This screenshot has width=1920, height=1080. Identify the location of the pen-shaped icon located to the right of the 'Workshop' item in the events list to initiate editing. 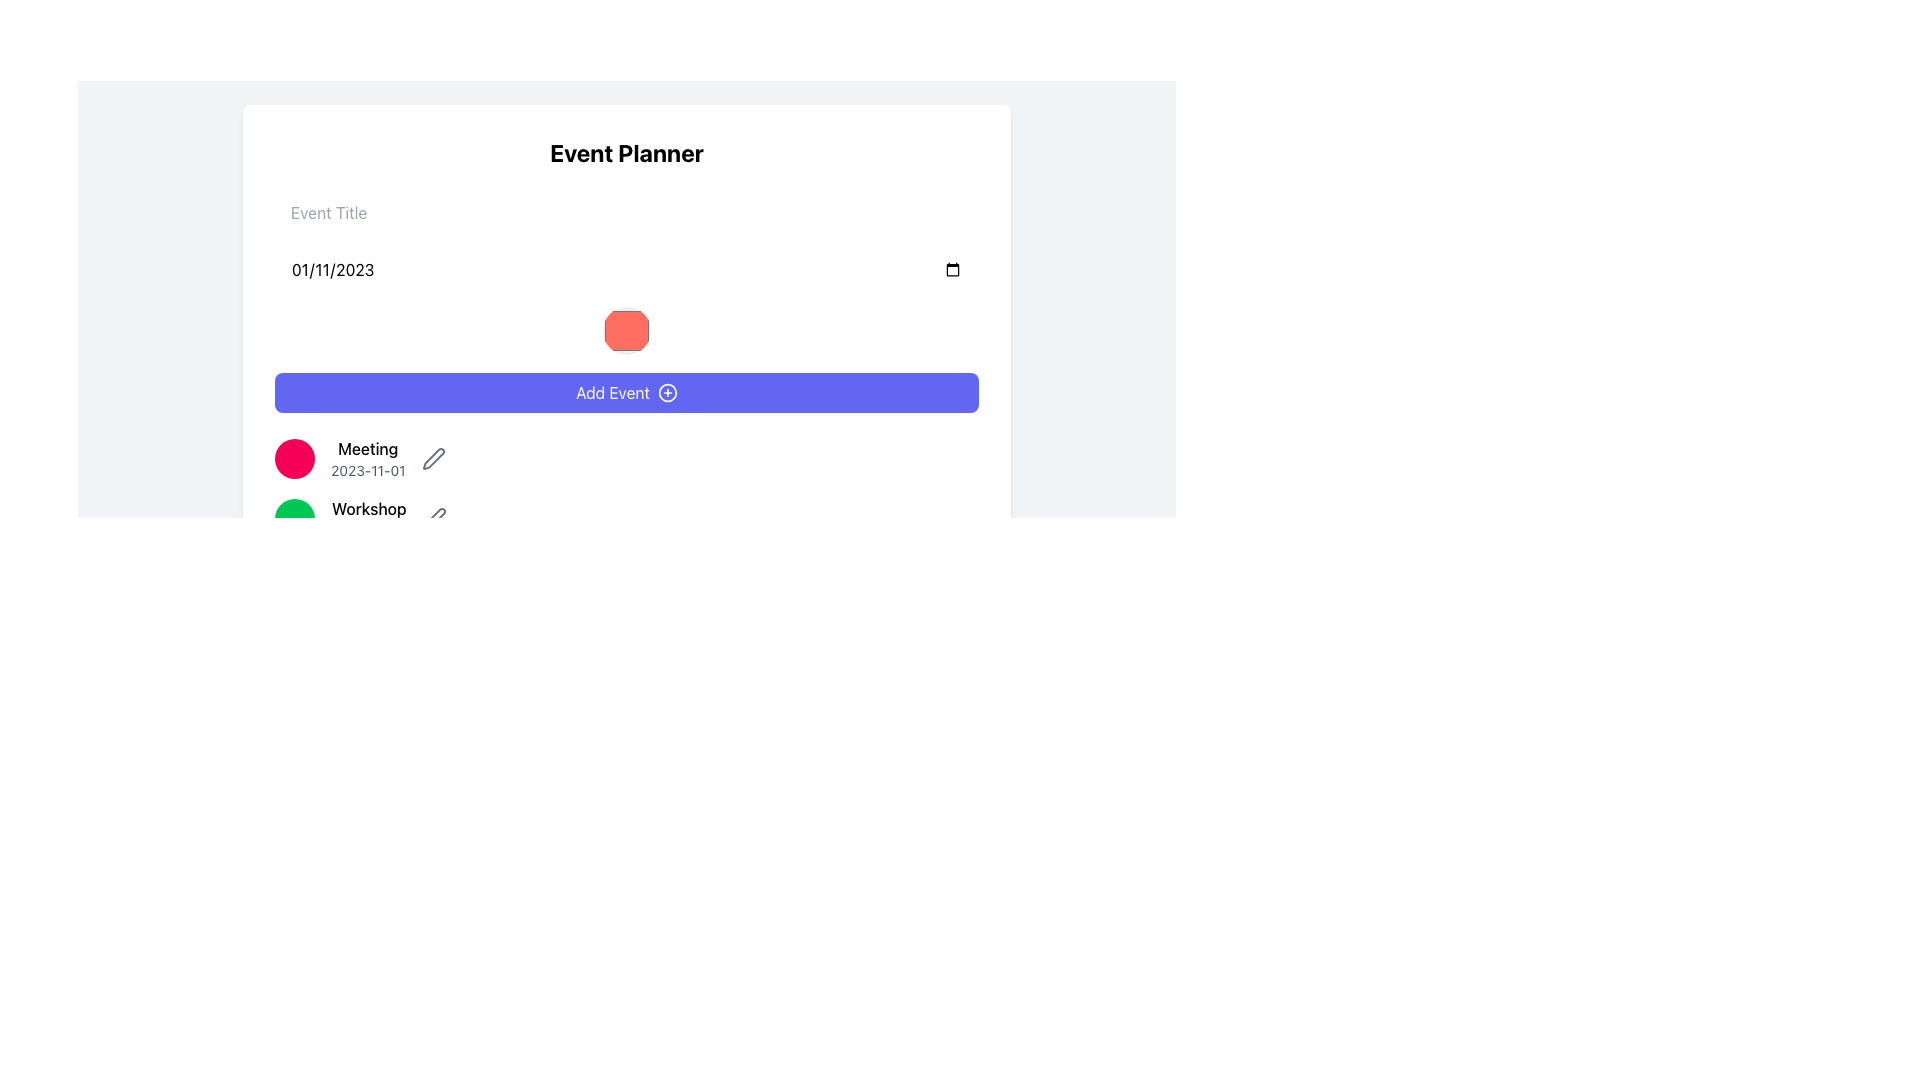
(432, 459).